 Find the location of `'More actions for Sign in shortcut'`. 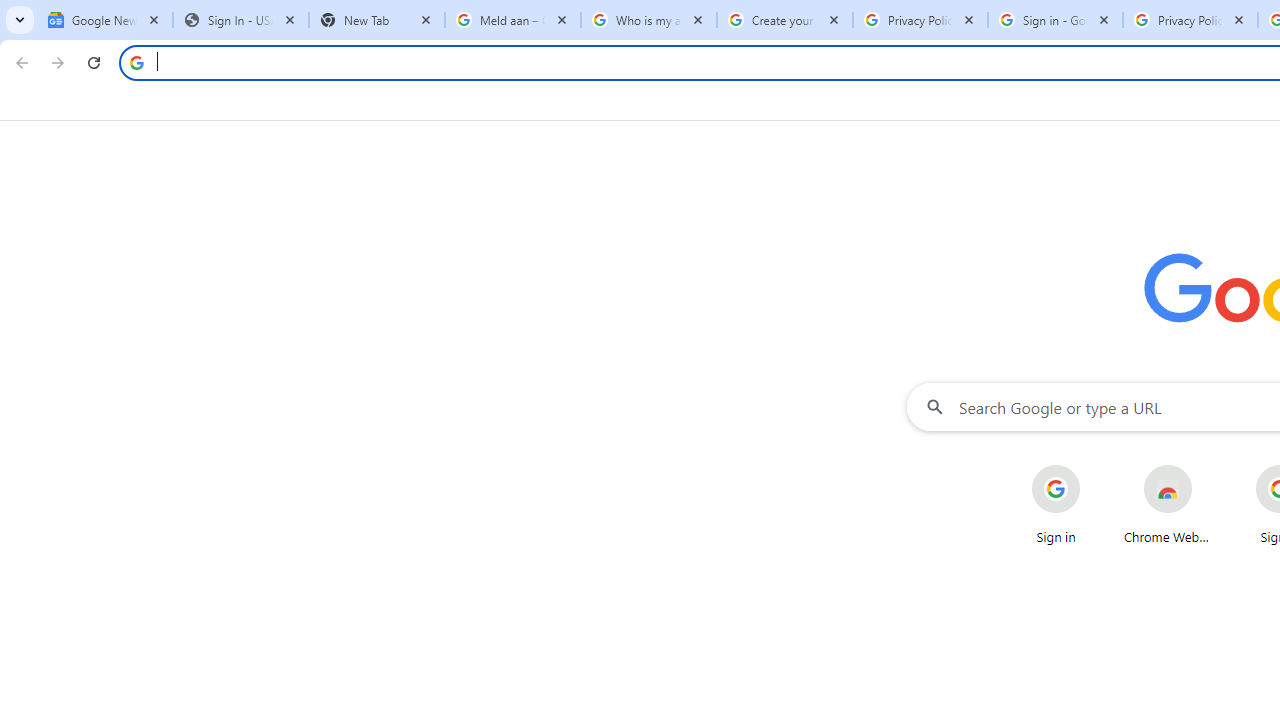

'More actions for Sign in shortcut' is located at coordinates (1094, 466).